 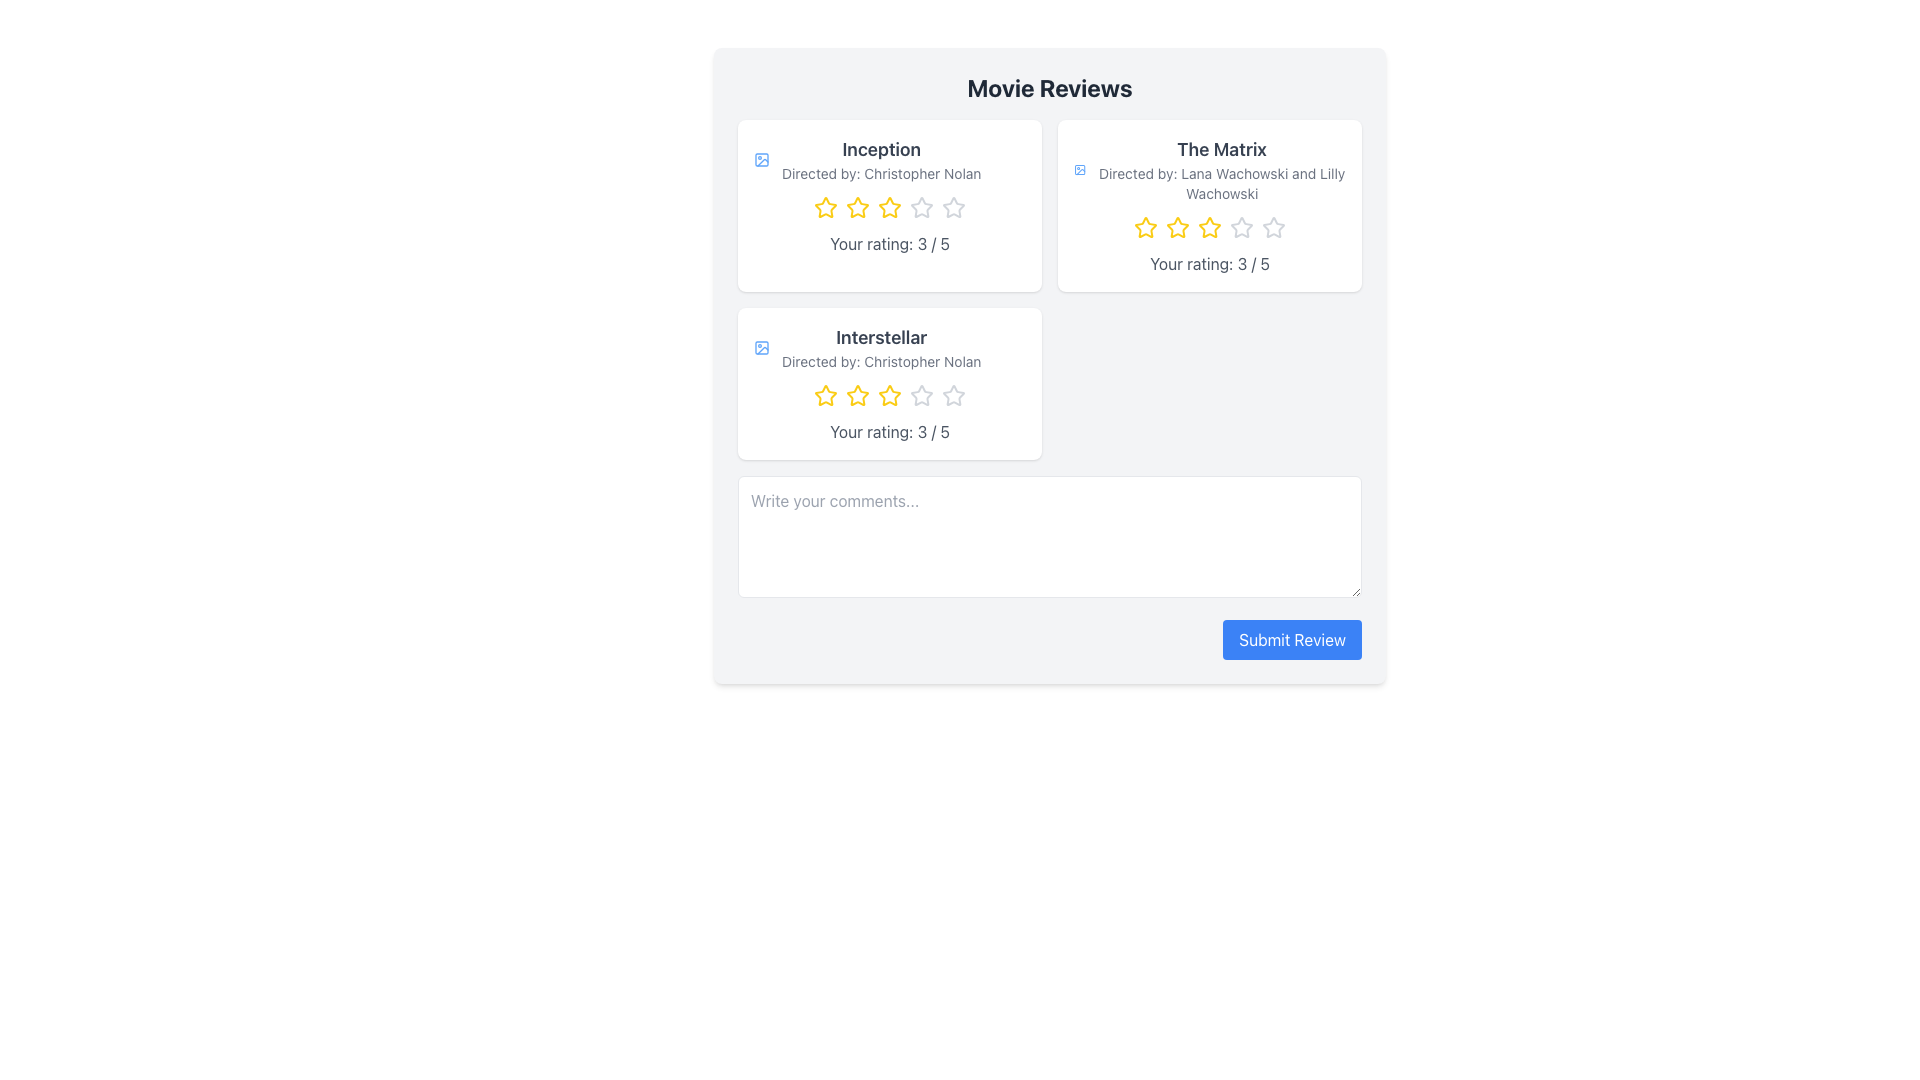 What do you see at coordinates (1272, 226) in the screenshot?
I see `the fifth star icon in the rating system for 'The Matrix', which is currently inactive and dimmed, indicating it is not selected` at bounding box center [1272, 226].